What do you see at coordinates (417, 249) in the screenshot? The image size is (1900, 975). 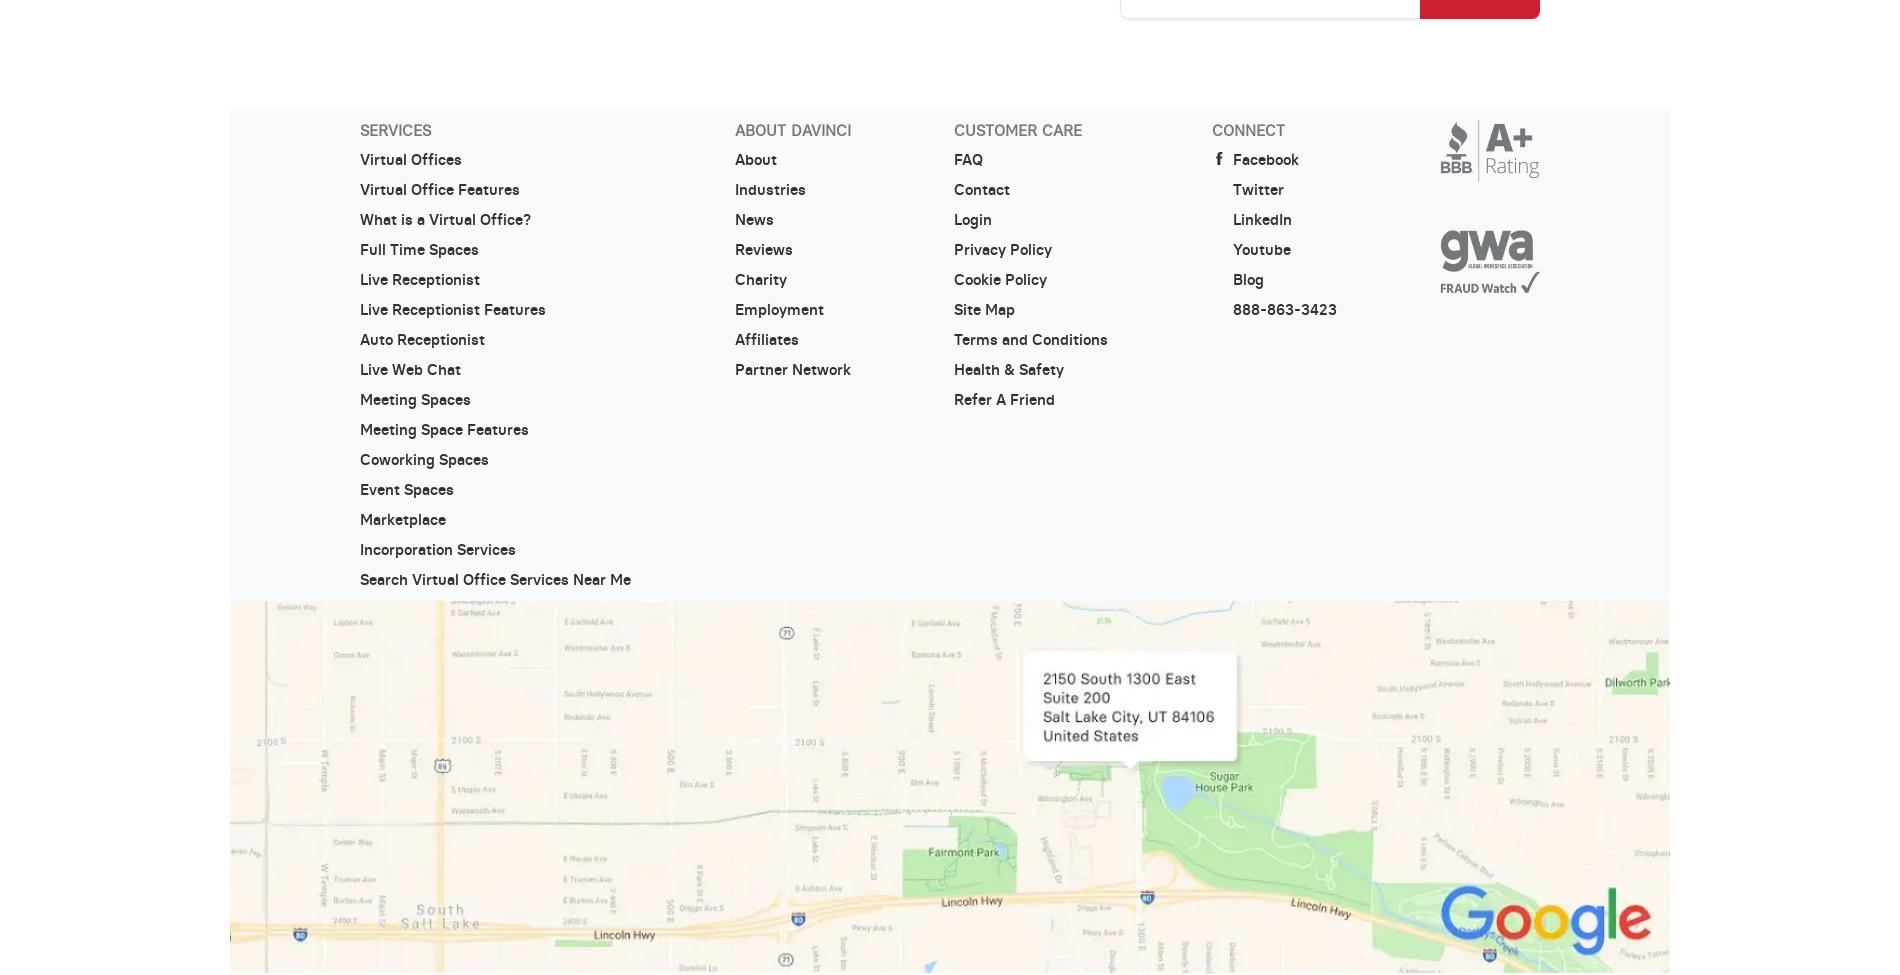 I see `'Full Time Spaces'` at bounding box center [417, 249].